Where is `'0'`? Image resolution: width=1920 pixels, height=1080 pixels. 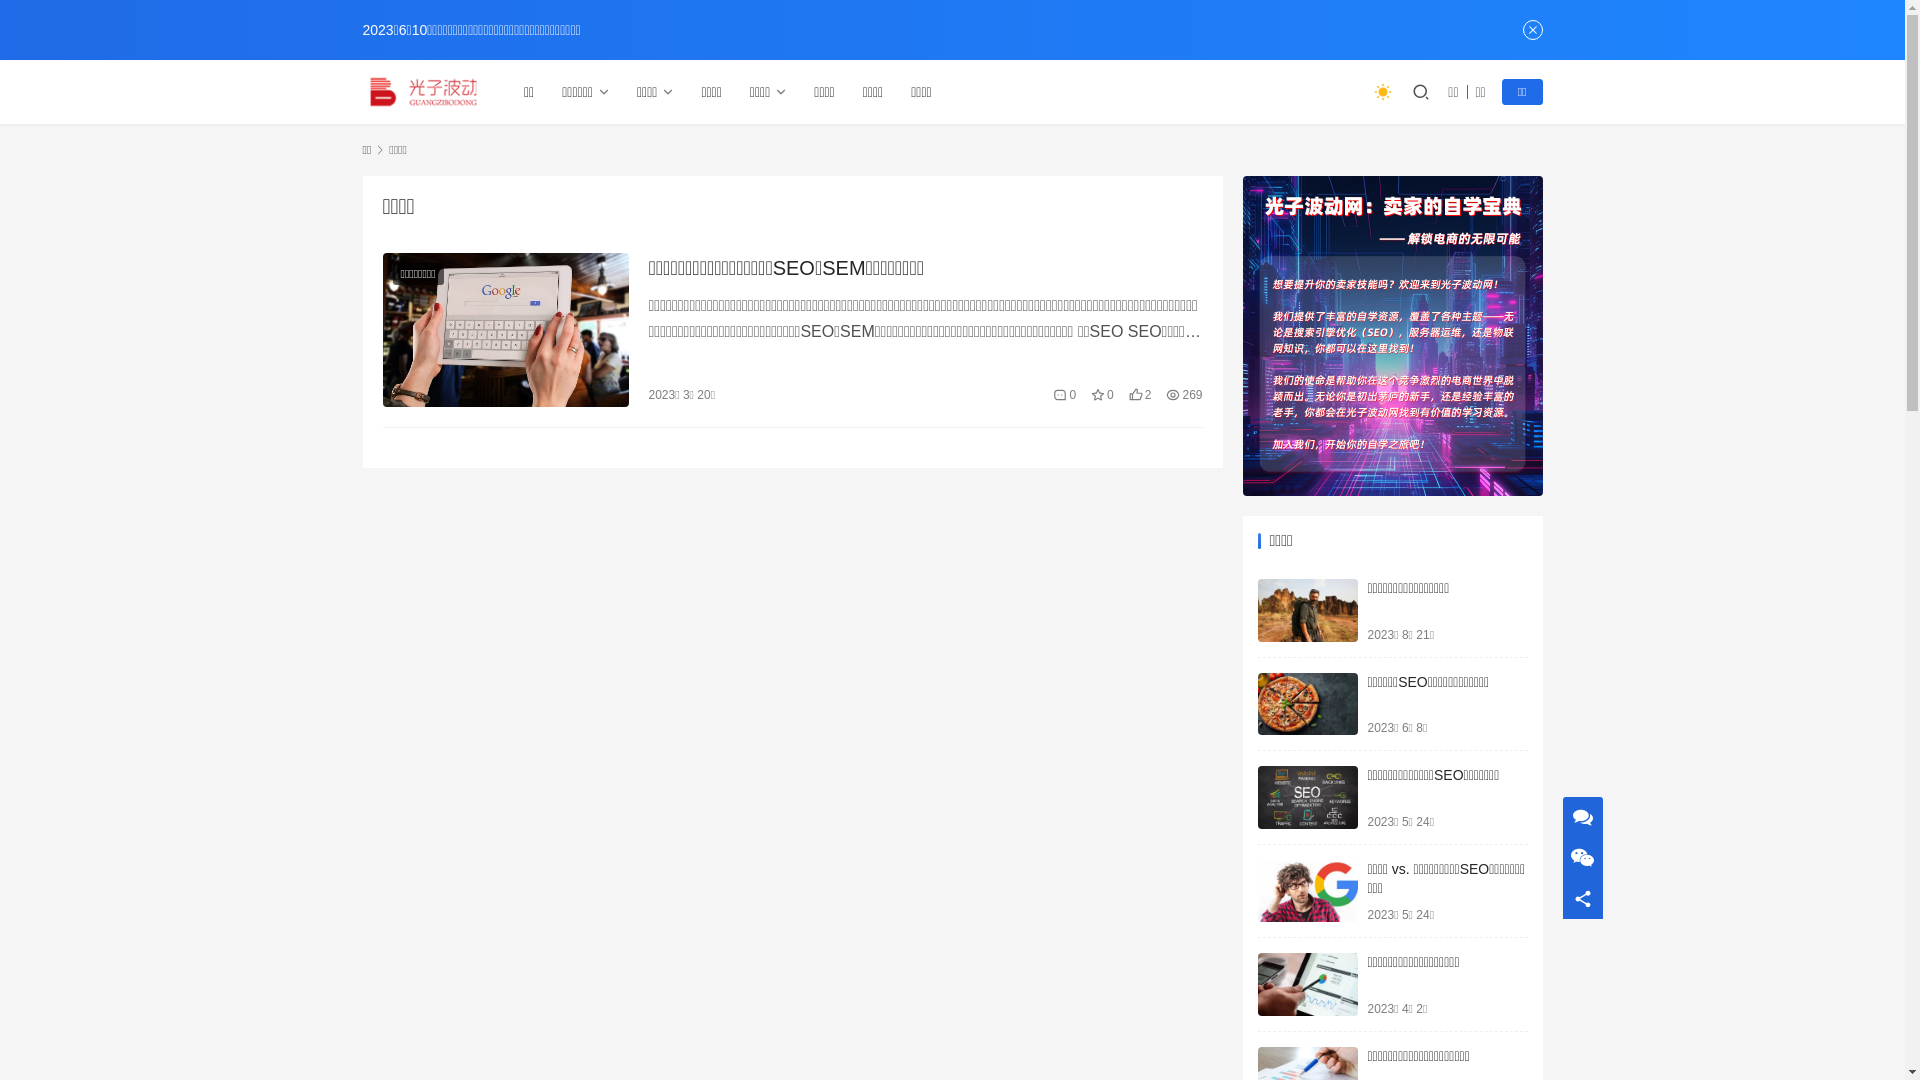
'0' is located at coordinates (1063, 394).